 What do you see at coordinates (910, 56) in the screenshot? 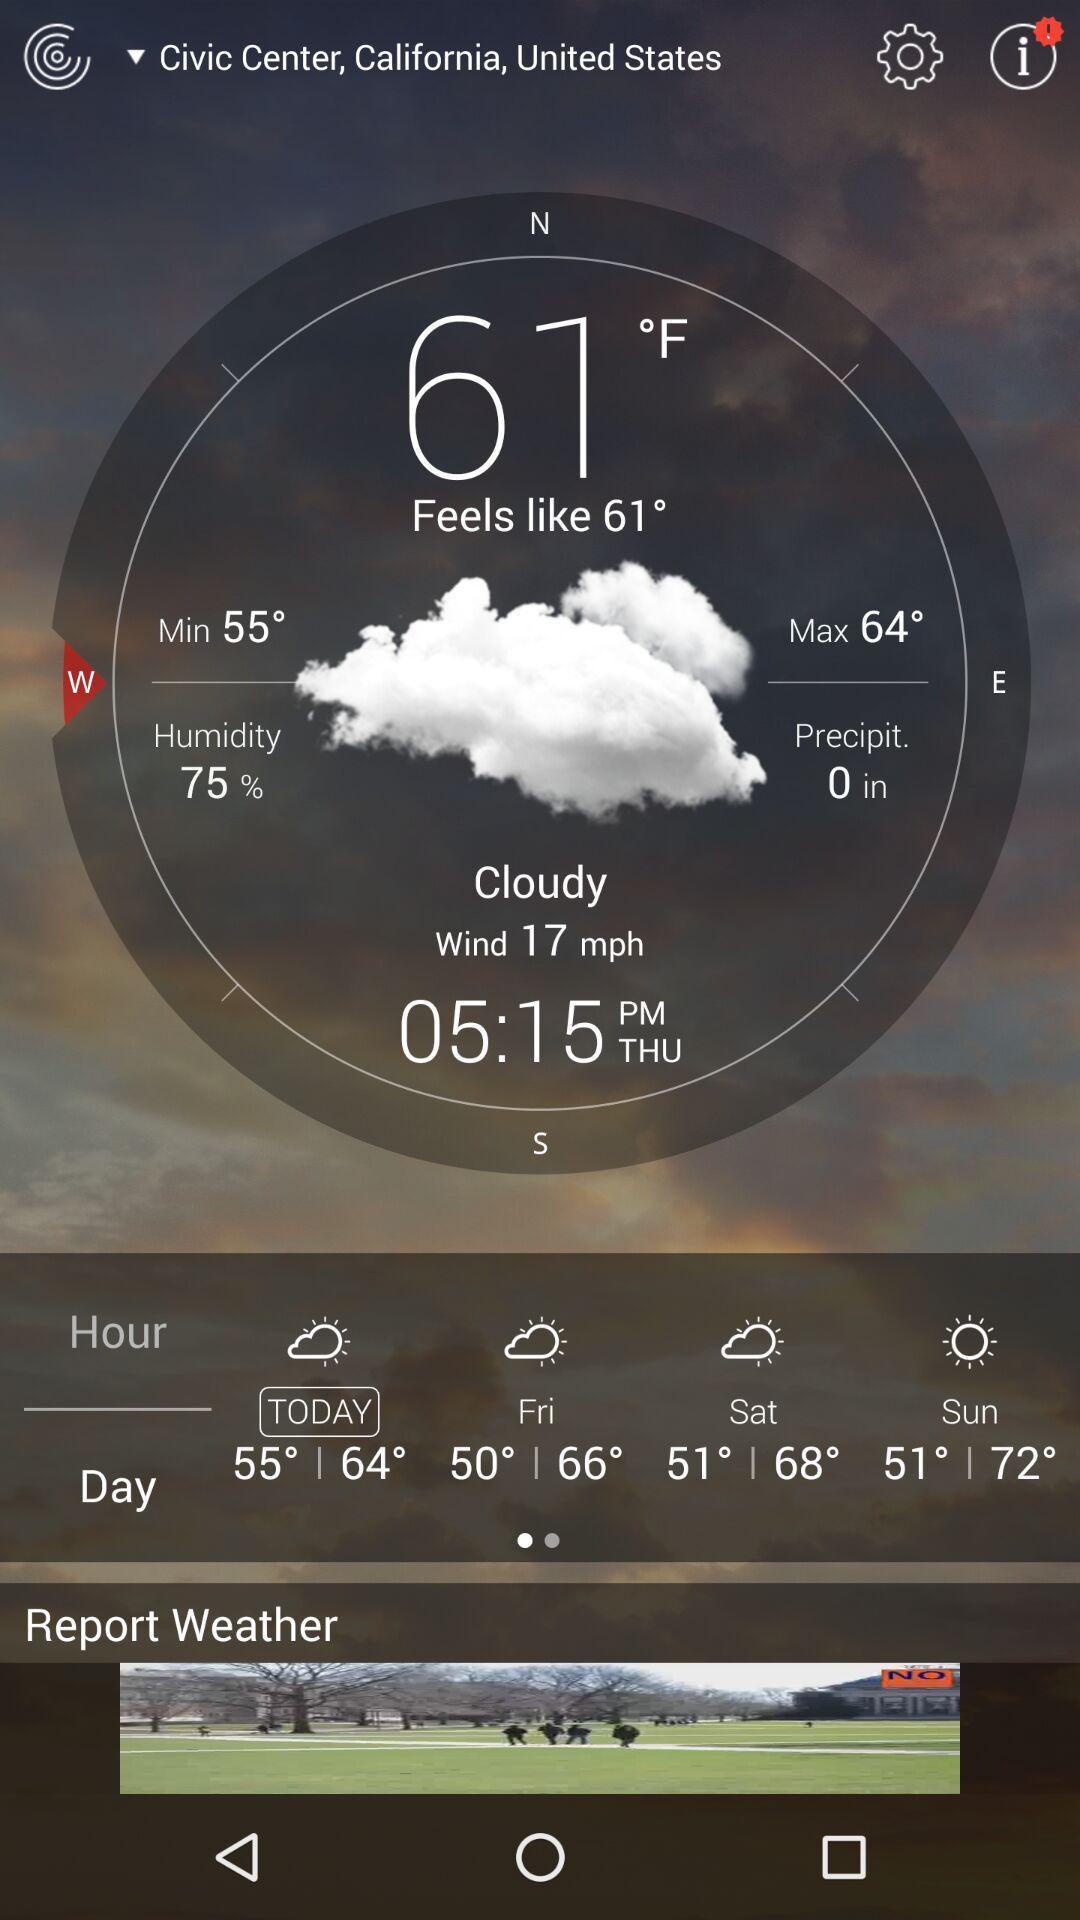
I see `settings` at bounding box center [910, 56].